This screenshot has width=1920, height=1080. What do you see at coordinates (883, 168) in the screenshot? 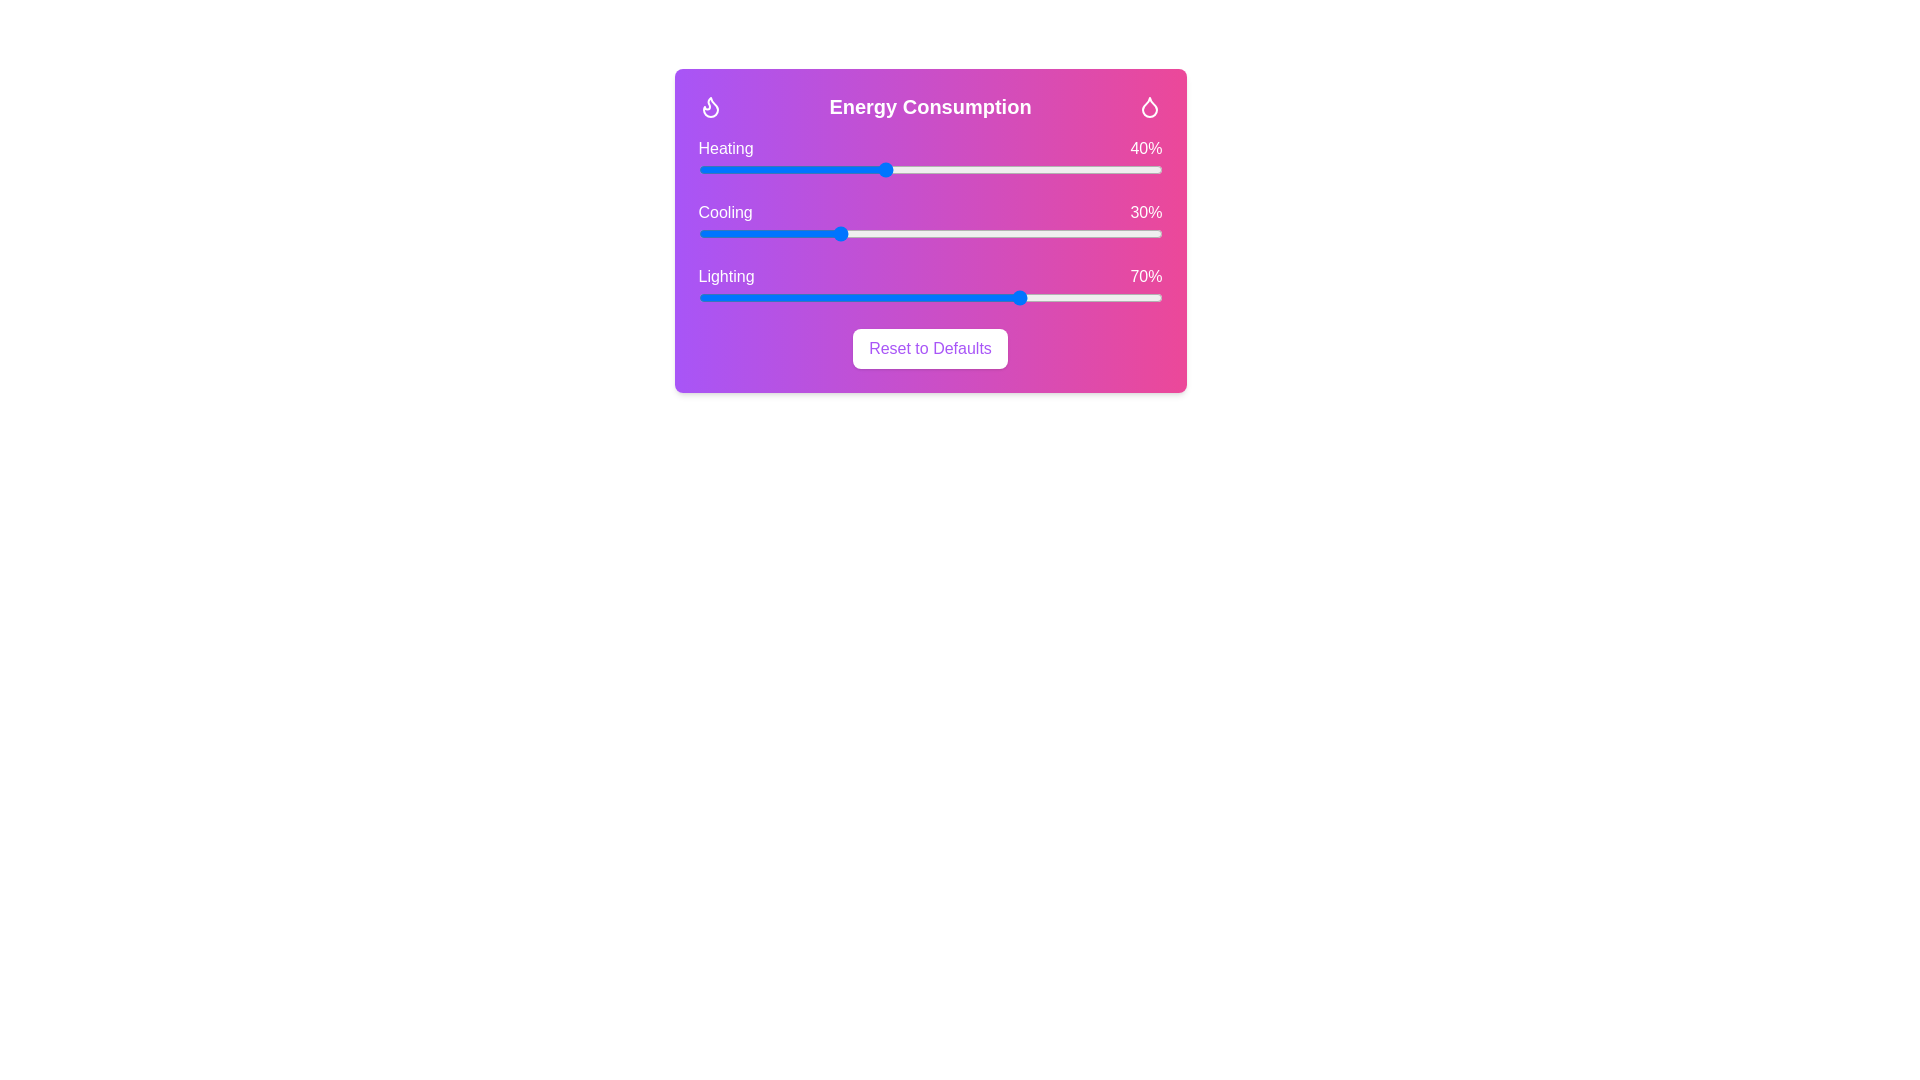
I see `the 'Heating' slider to 40%` at bounding box center [883, 168].